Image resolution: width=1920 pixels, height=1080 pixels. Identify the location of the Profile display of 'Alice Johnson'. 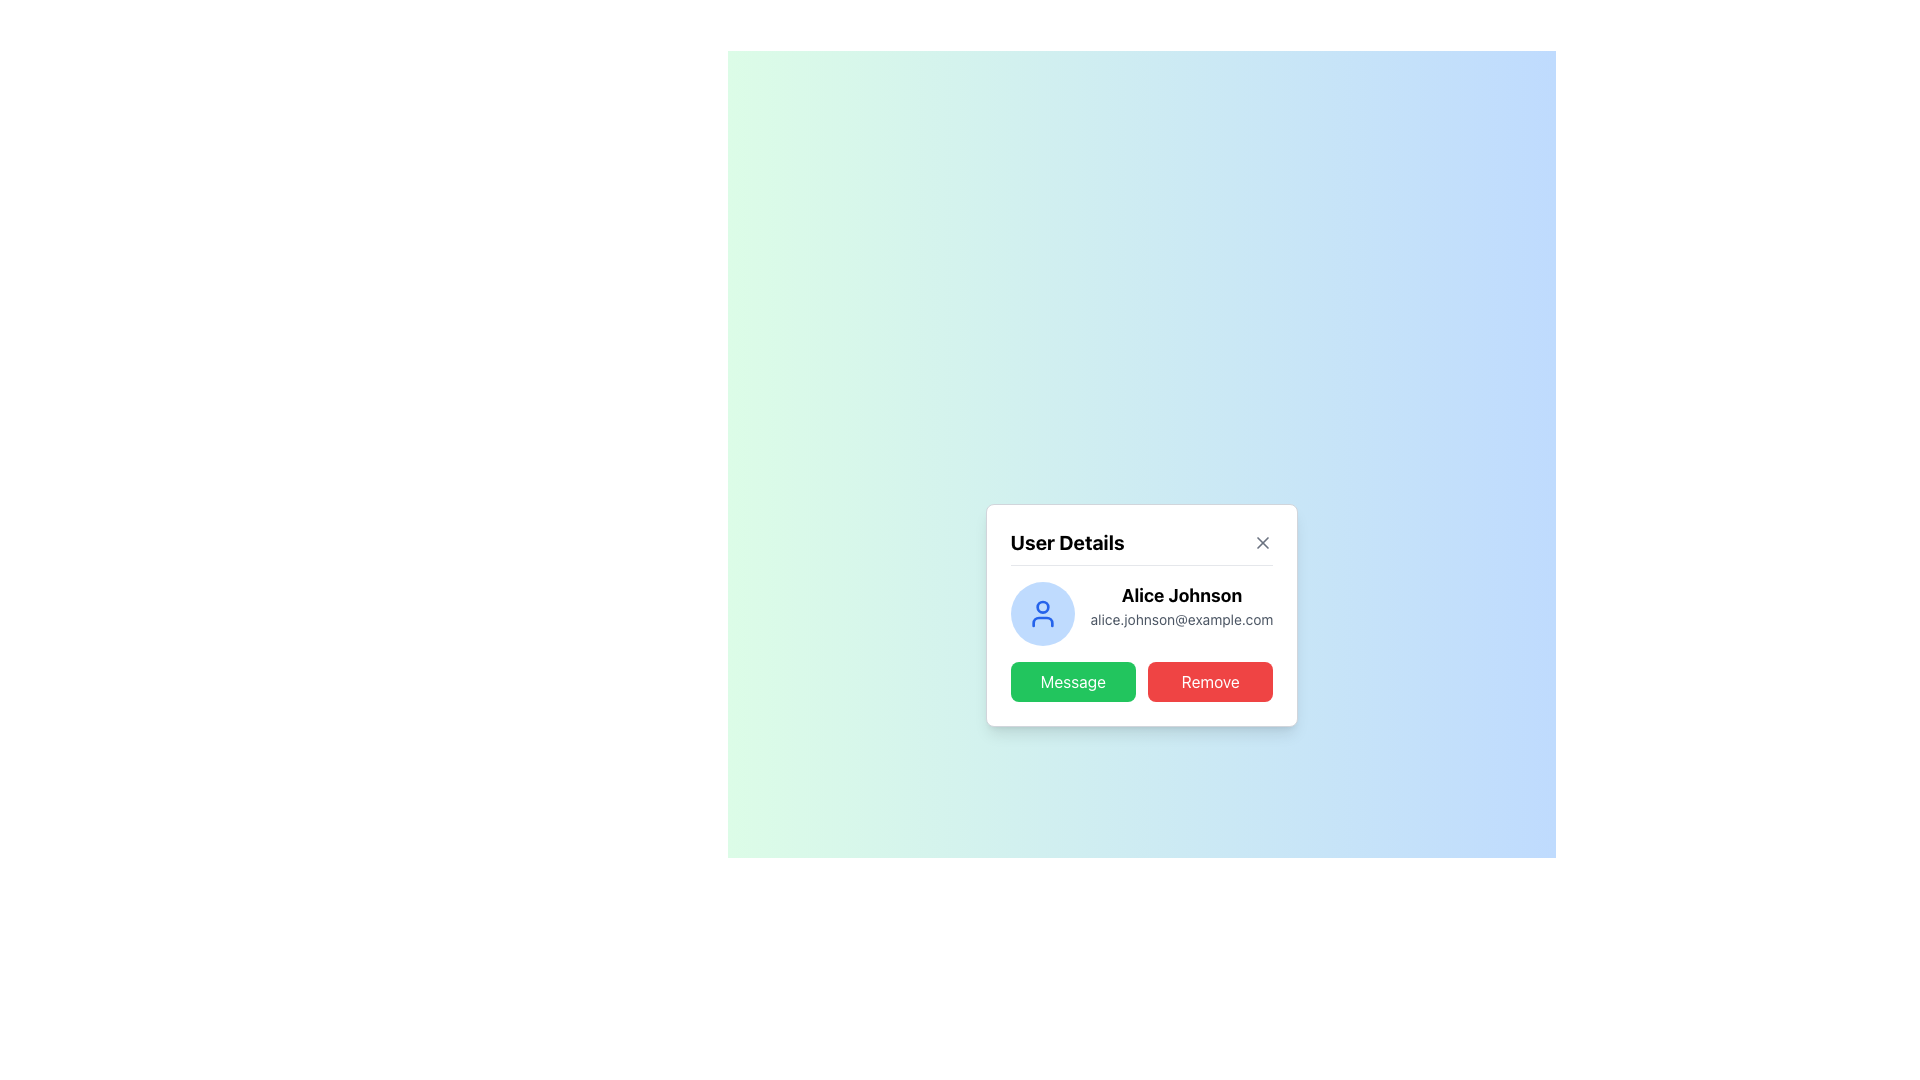
(1142, 612).